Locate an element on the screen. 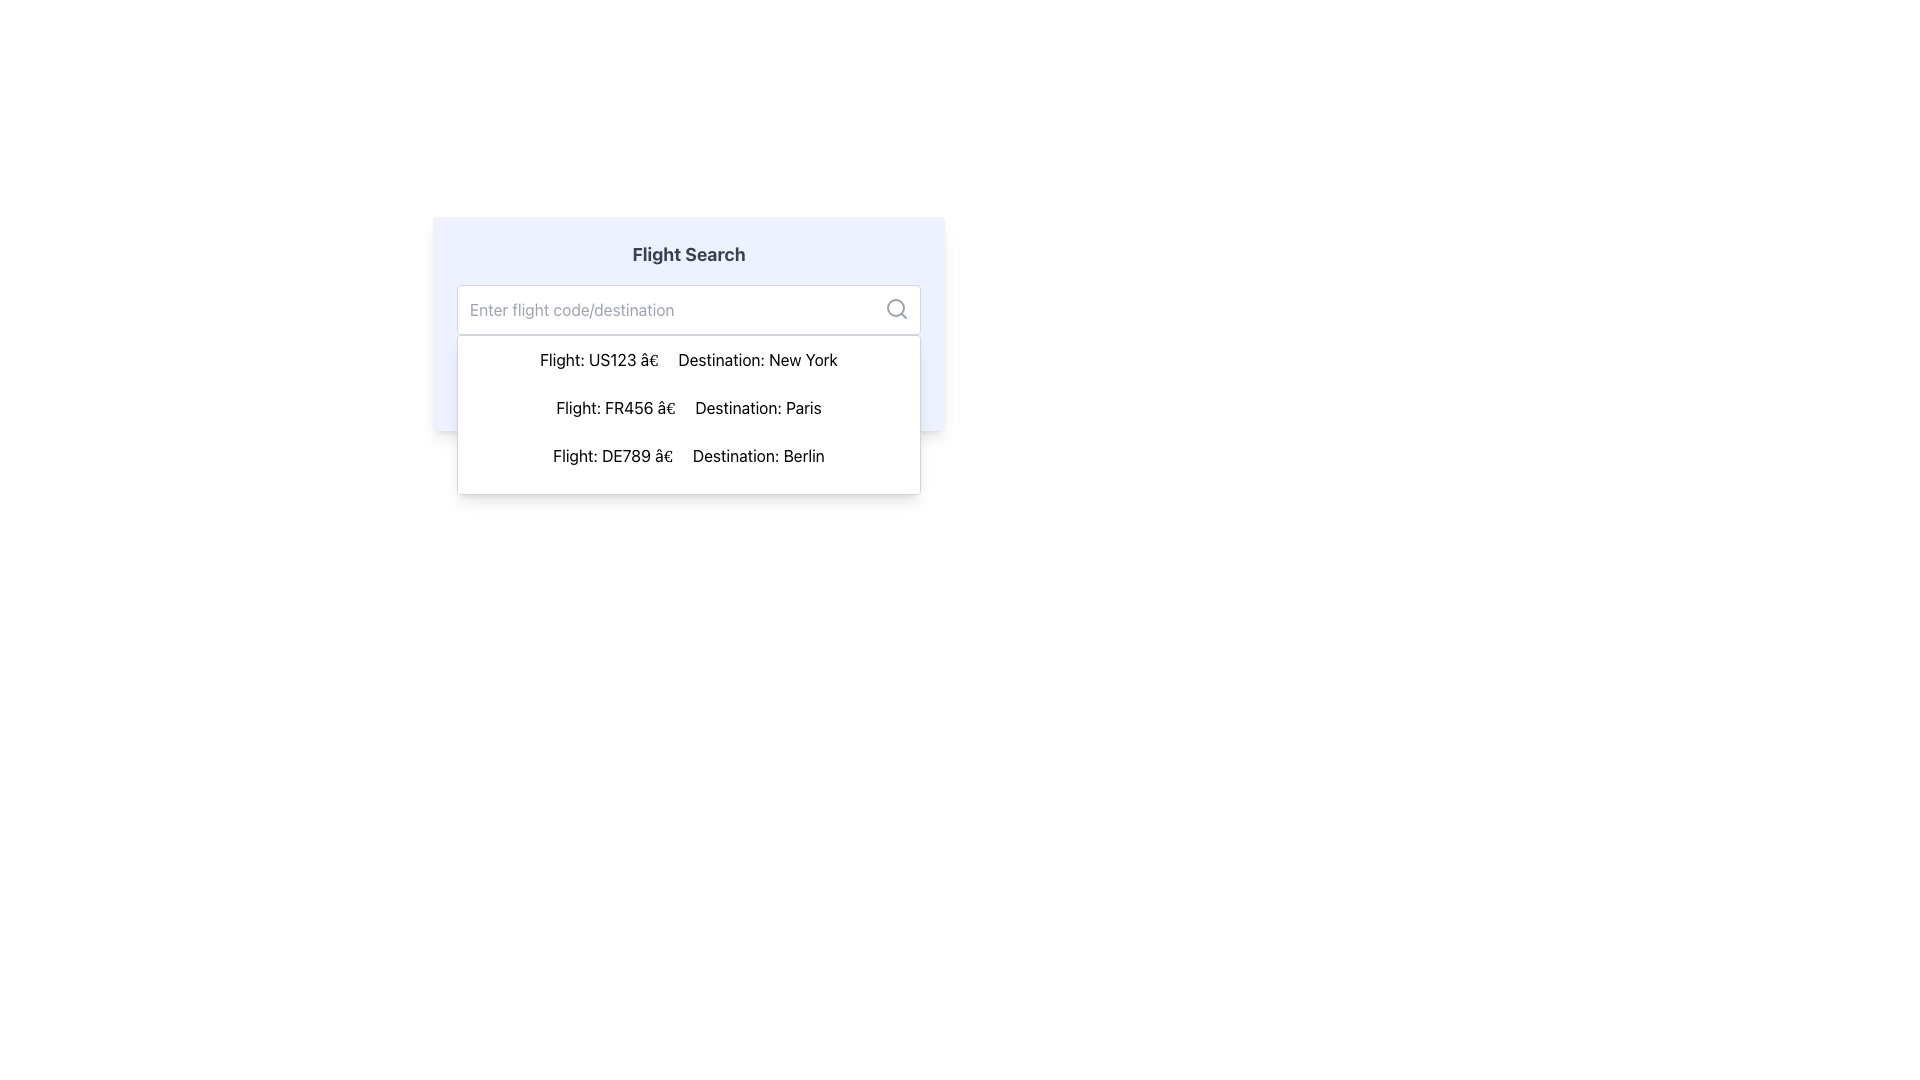 The width and height of the screenshot is (1920, 1080). the third list item displaying 'Flight: DE789 - Destination: Berlin' is located at coordinates (689, 455).